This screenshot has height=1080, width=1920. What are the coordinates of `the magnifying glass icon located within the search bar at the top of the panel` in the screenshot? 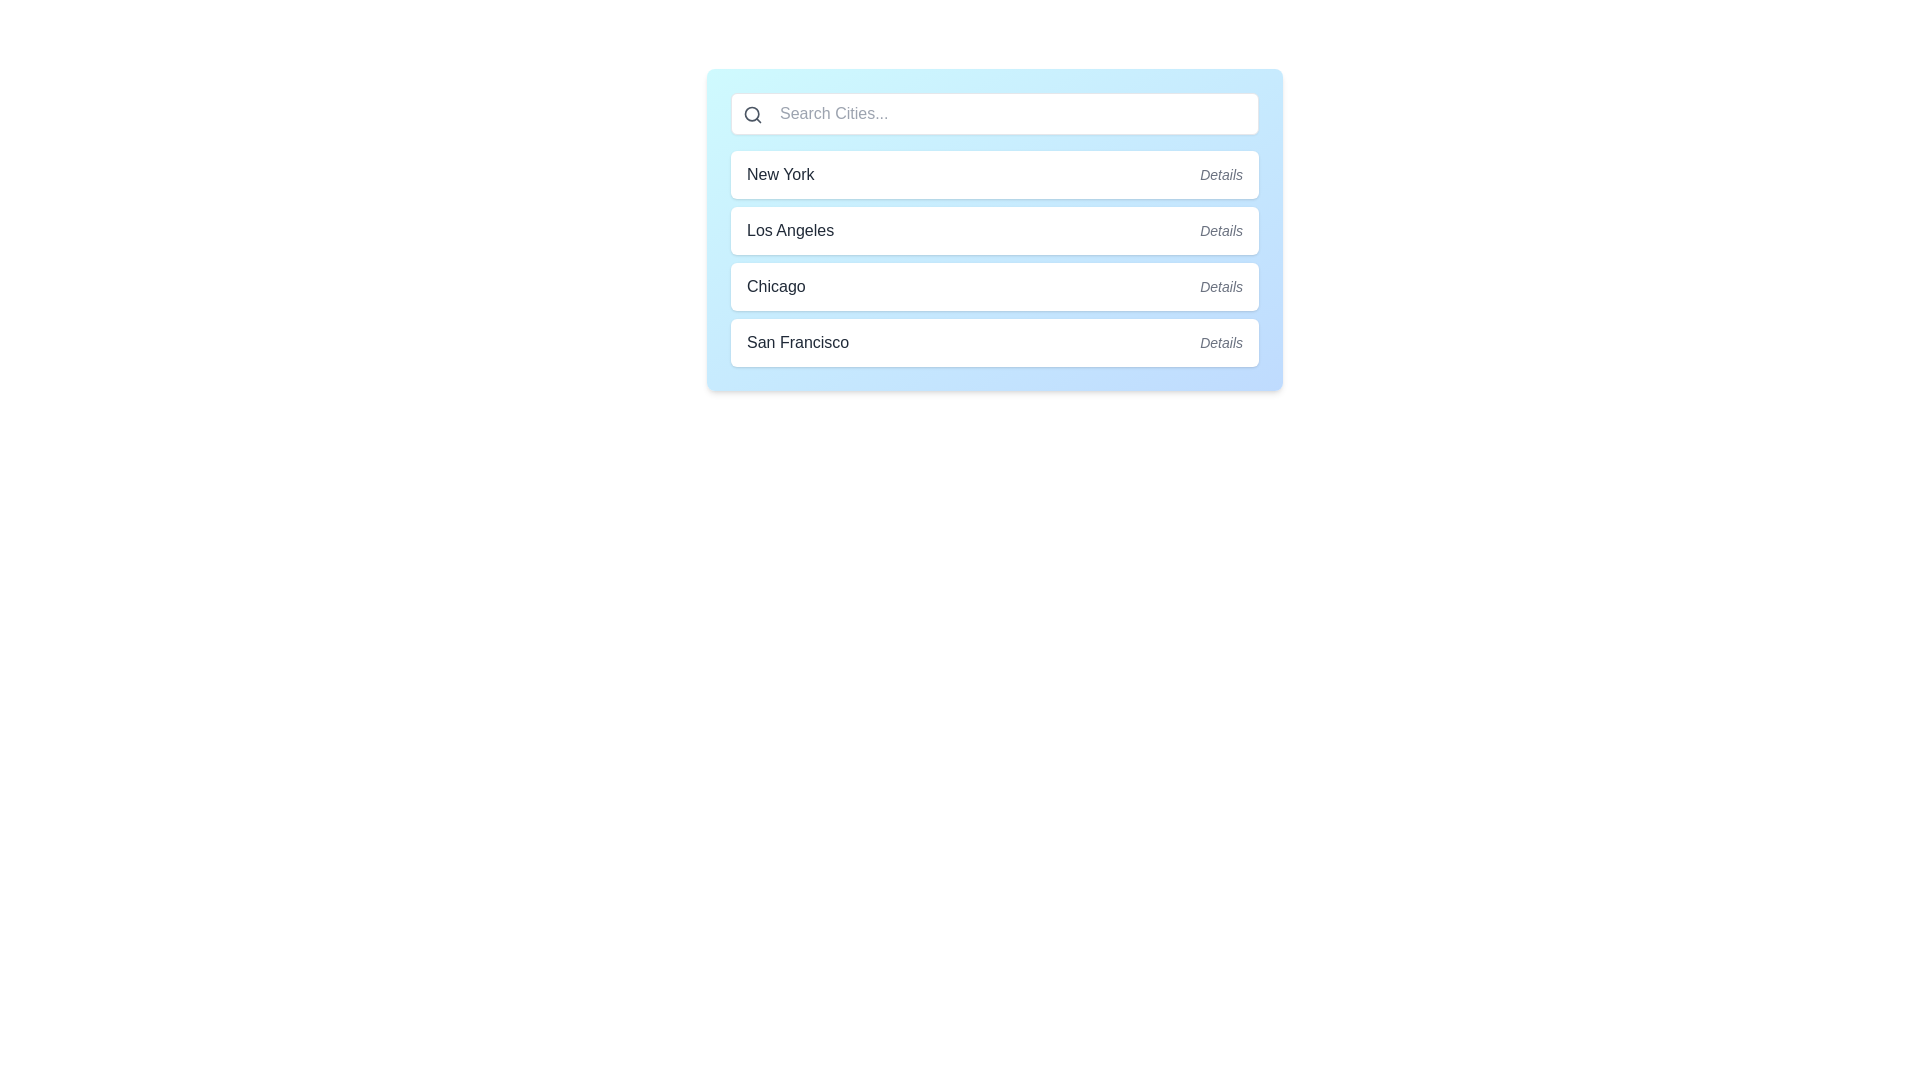 It's located at (752, 115).